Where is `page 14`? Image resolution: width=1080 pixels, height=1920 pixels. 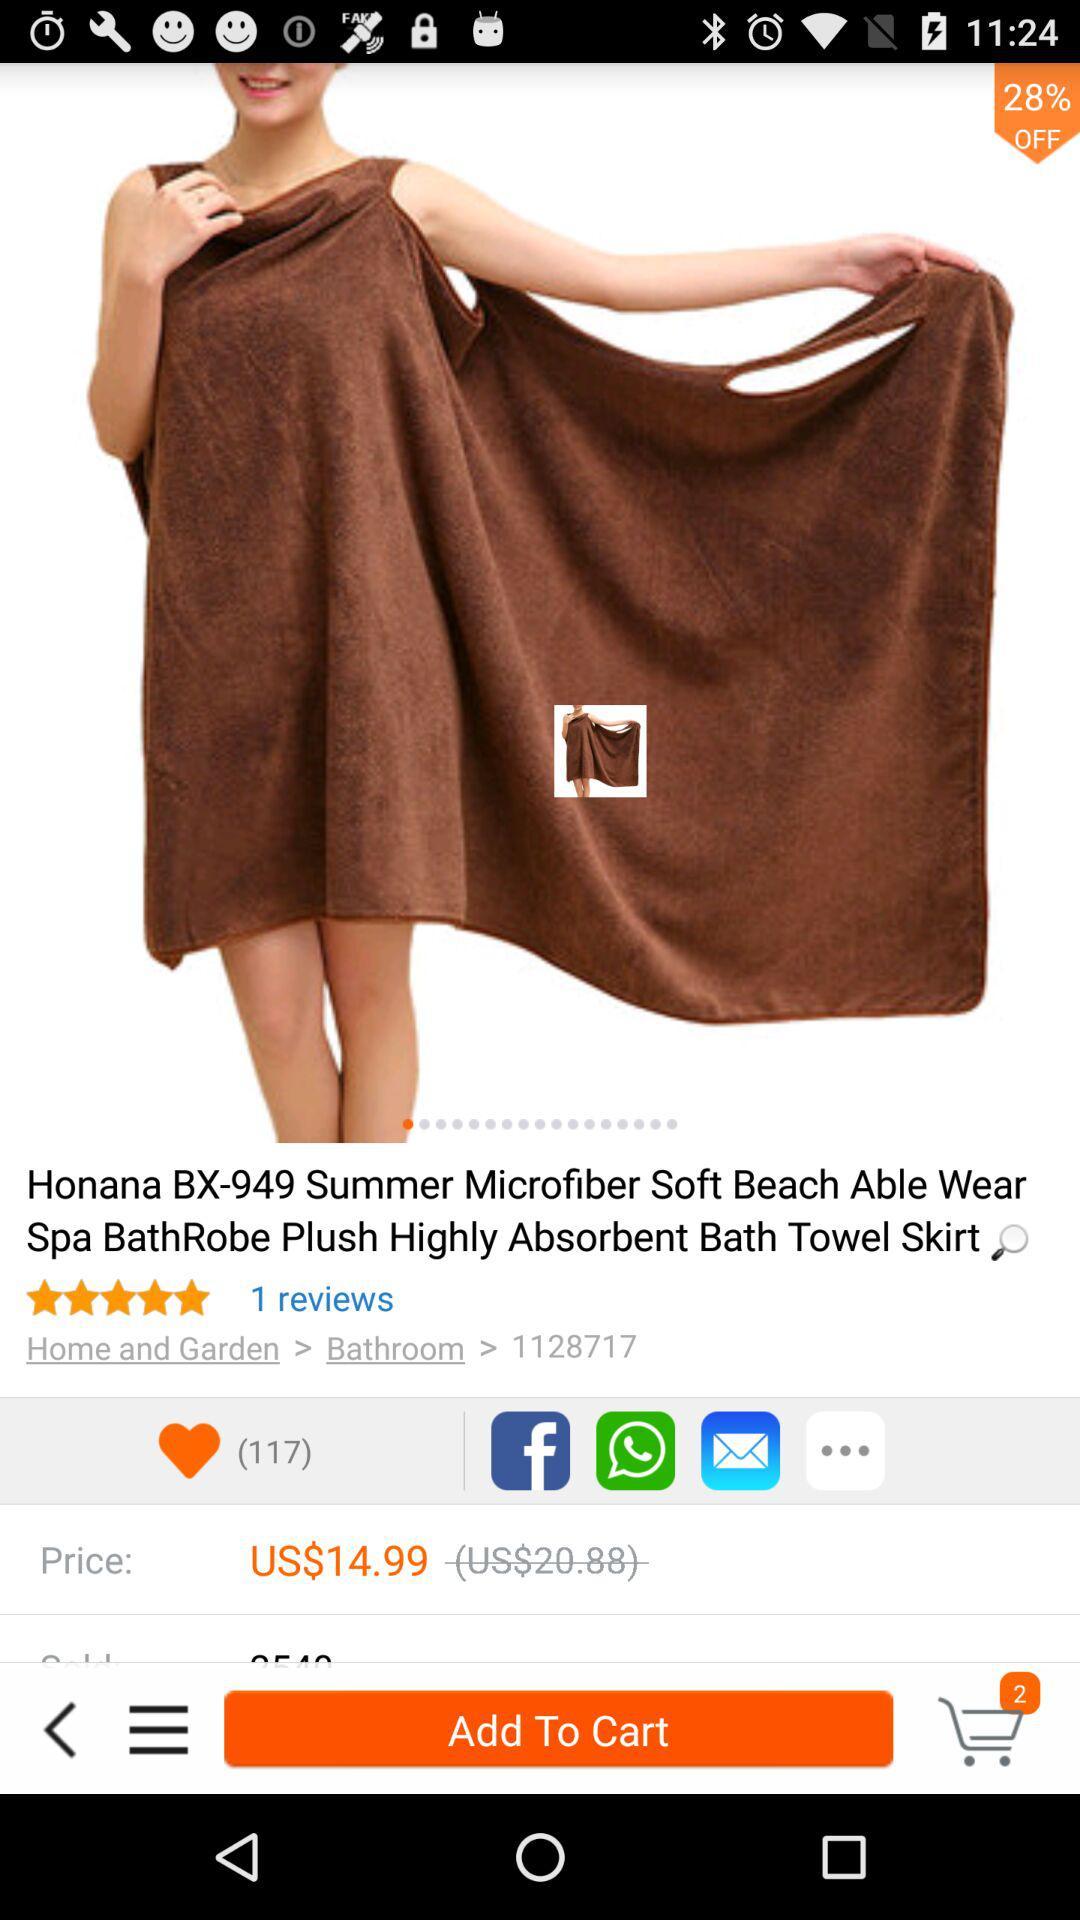 page 14 is located at coordinates (621, 1124).